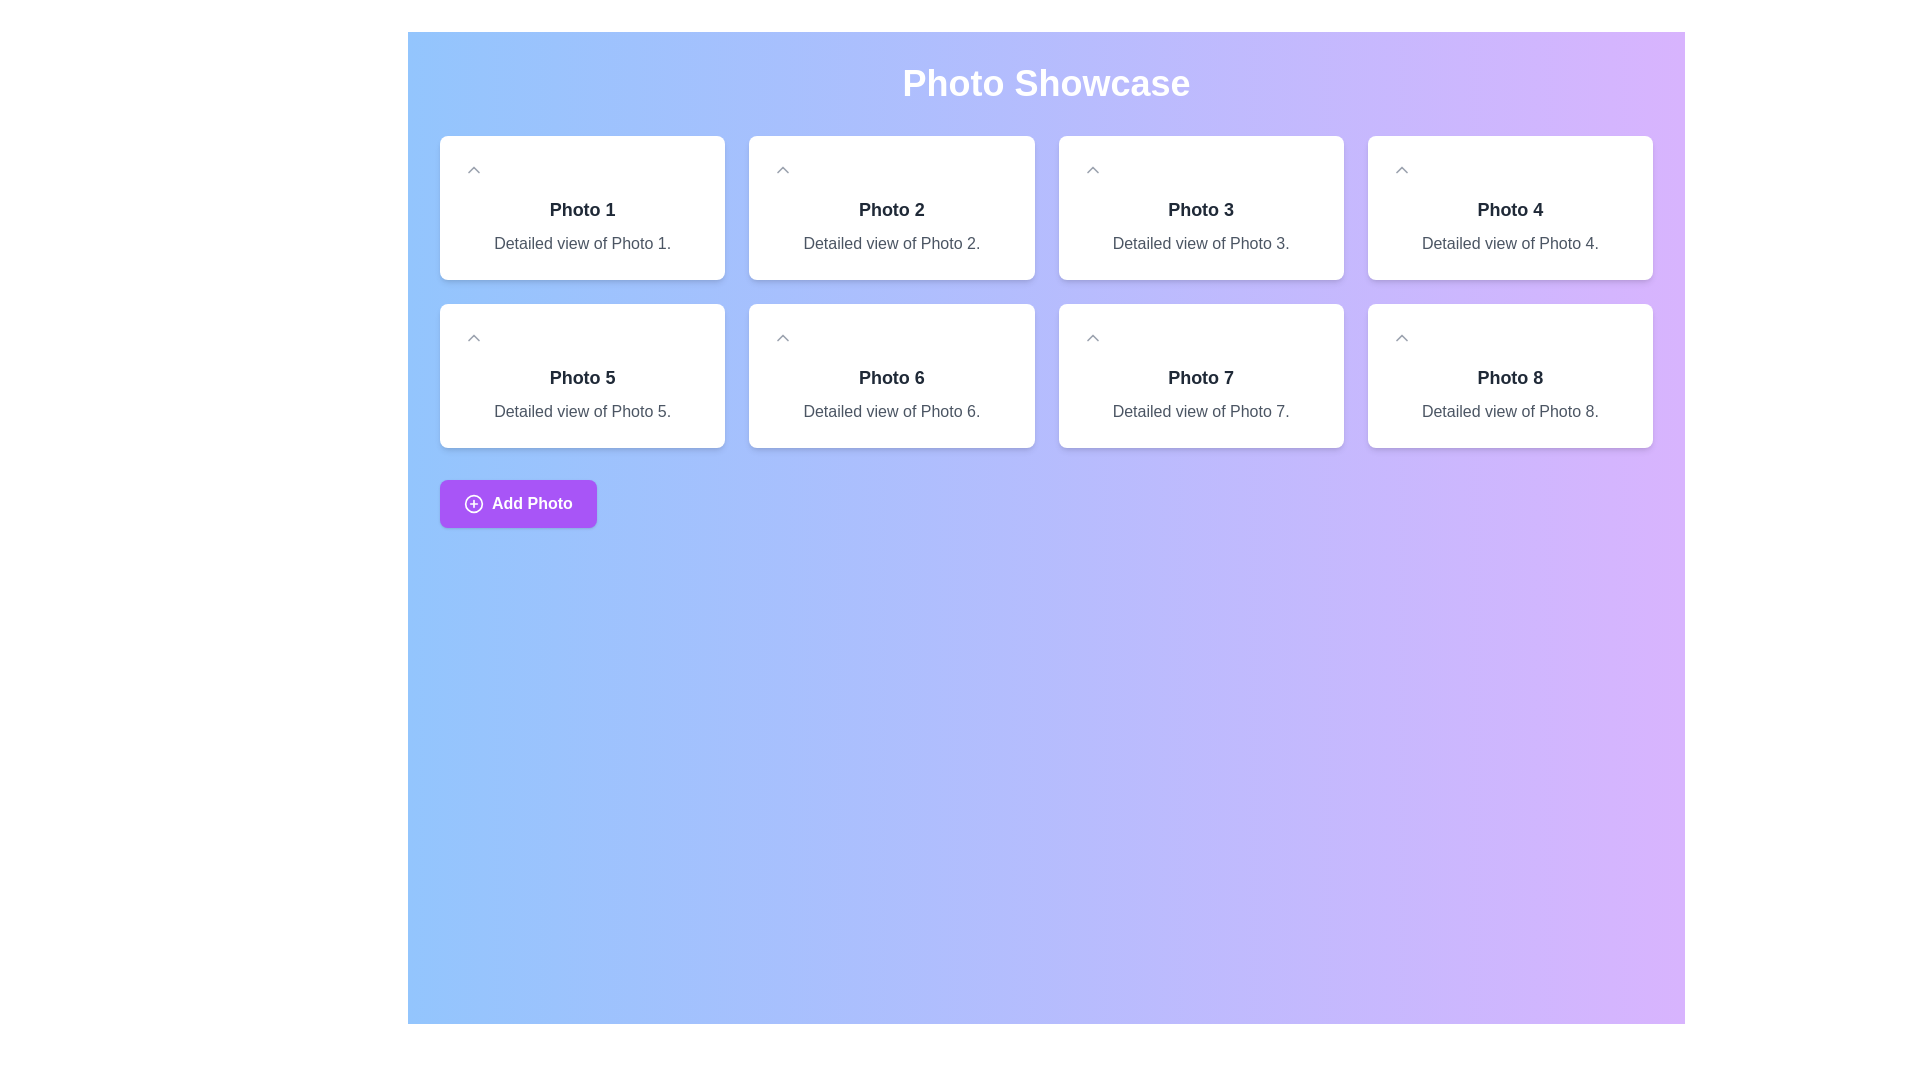 This screenshot has width=1920, height=1080. What do you see at coordinates (1091, 337) in the screenshot?
I see `the chevron icon button located at the top-left of the 'Photo 7' card` at bounding box center [1091, 337].